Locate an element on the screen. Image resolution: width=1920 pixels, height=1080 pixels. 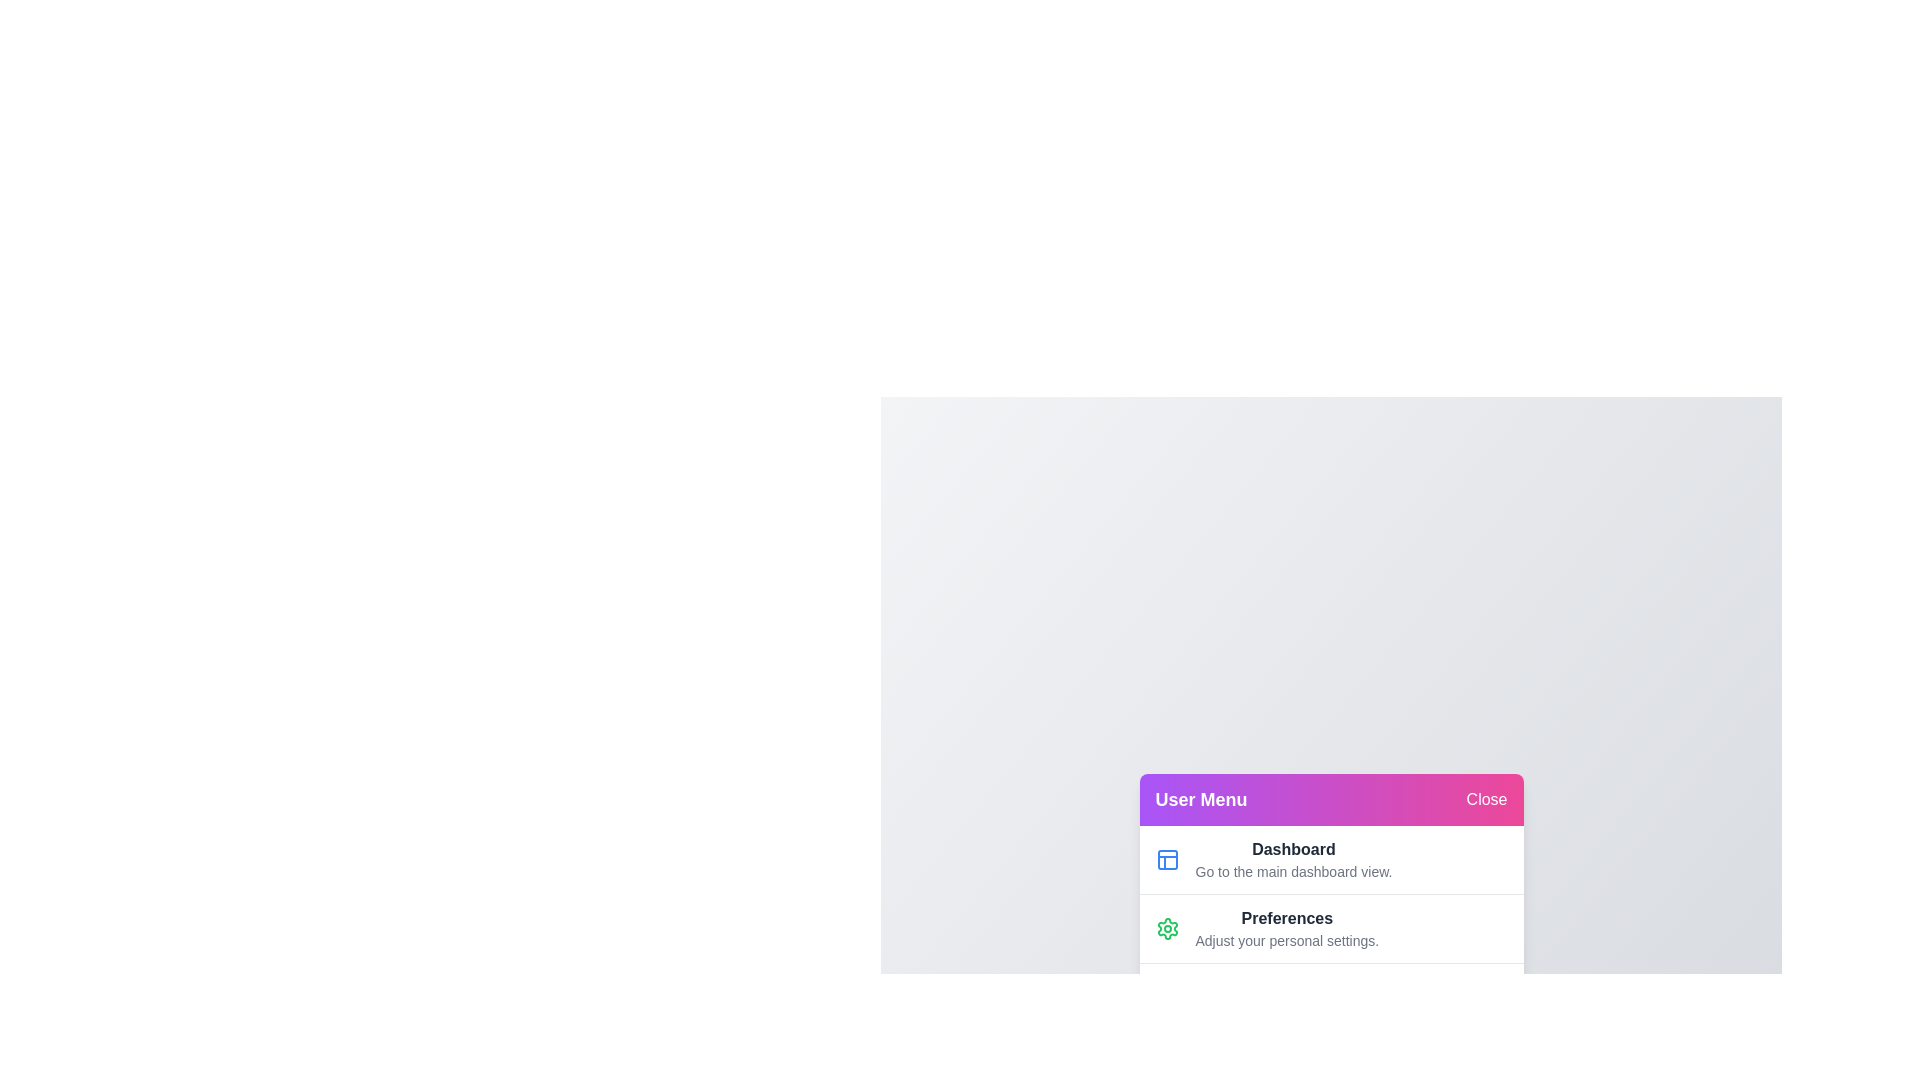
the 'Close' button in the header to toggle the menu is located at coordinates (1487, 797).